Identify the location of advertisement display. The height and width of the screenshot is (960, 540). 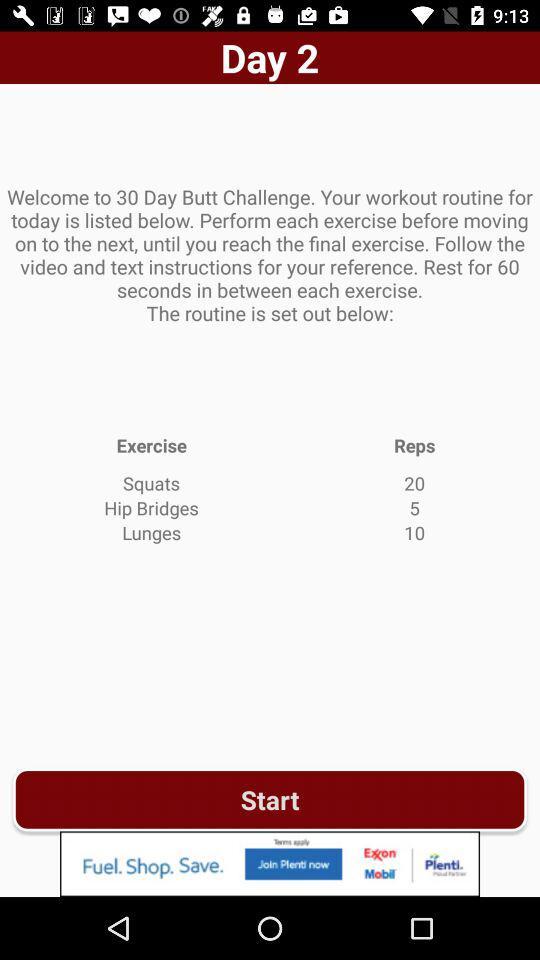
(270, 863).